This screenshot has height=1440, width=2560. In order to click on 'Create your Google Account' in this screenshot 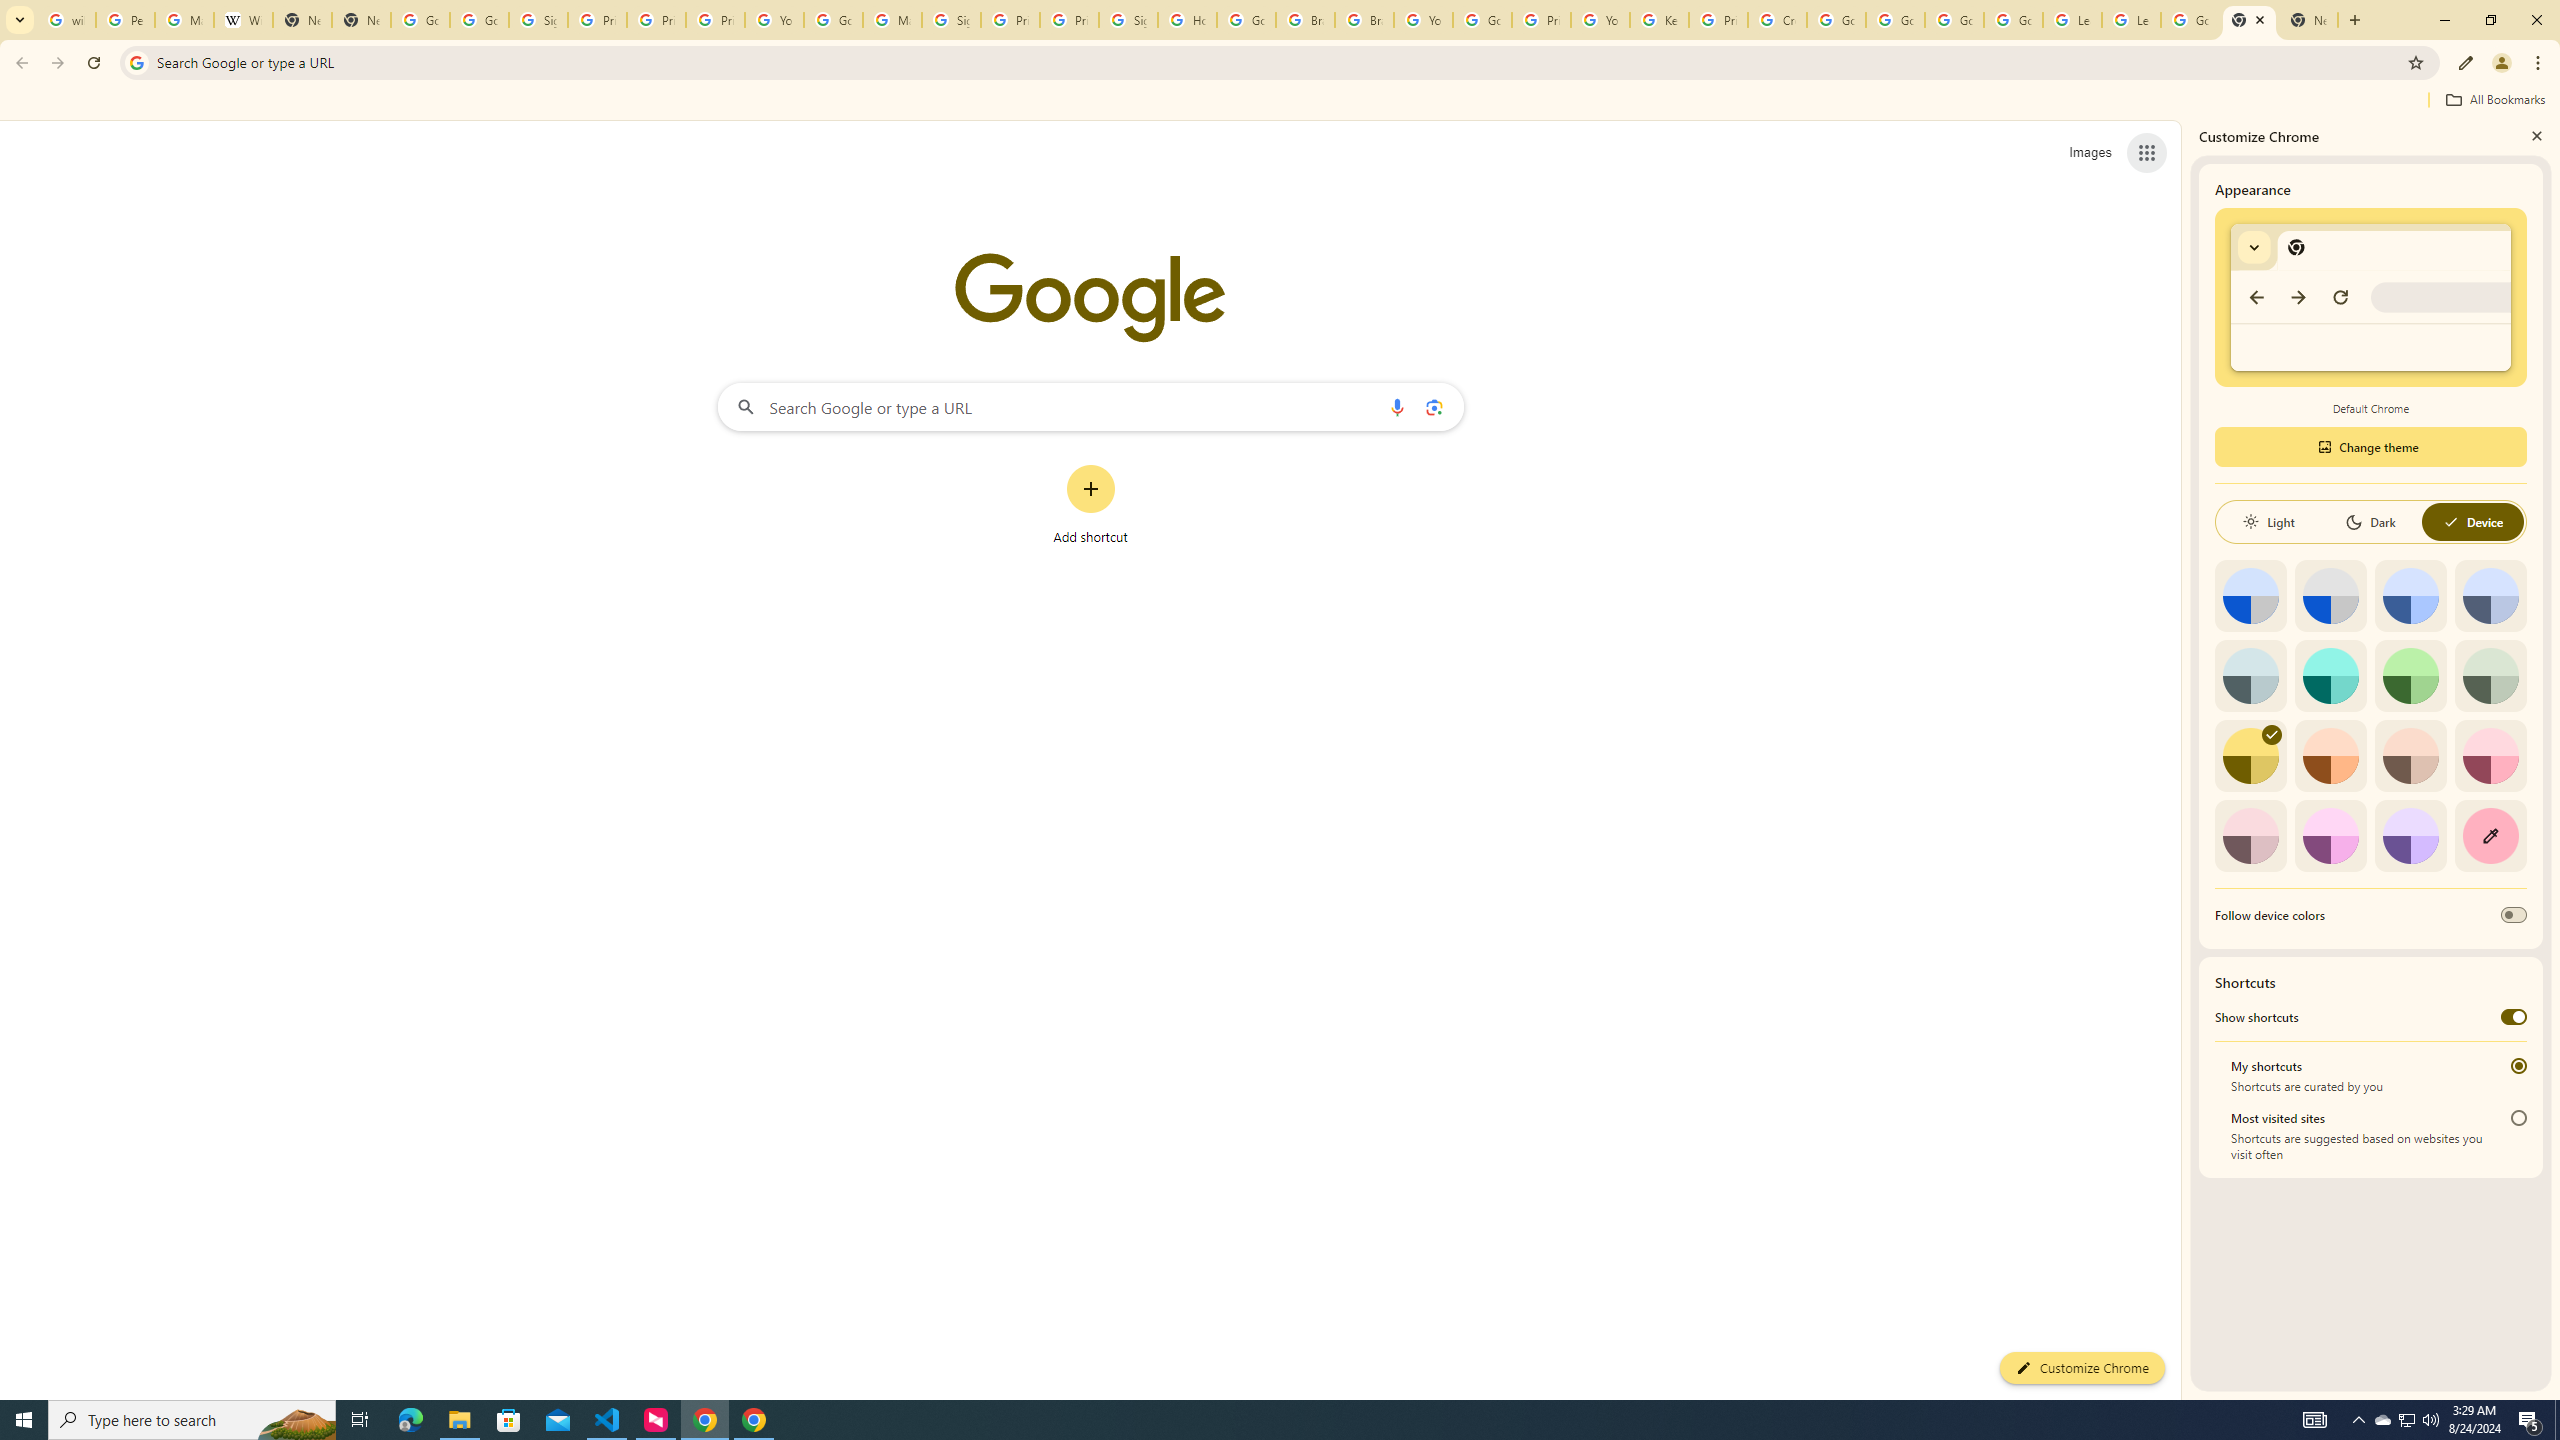, I will do `click(1776, 19)`.